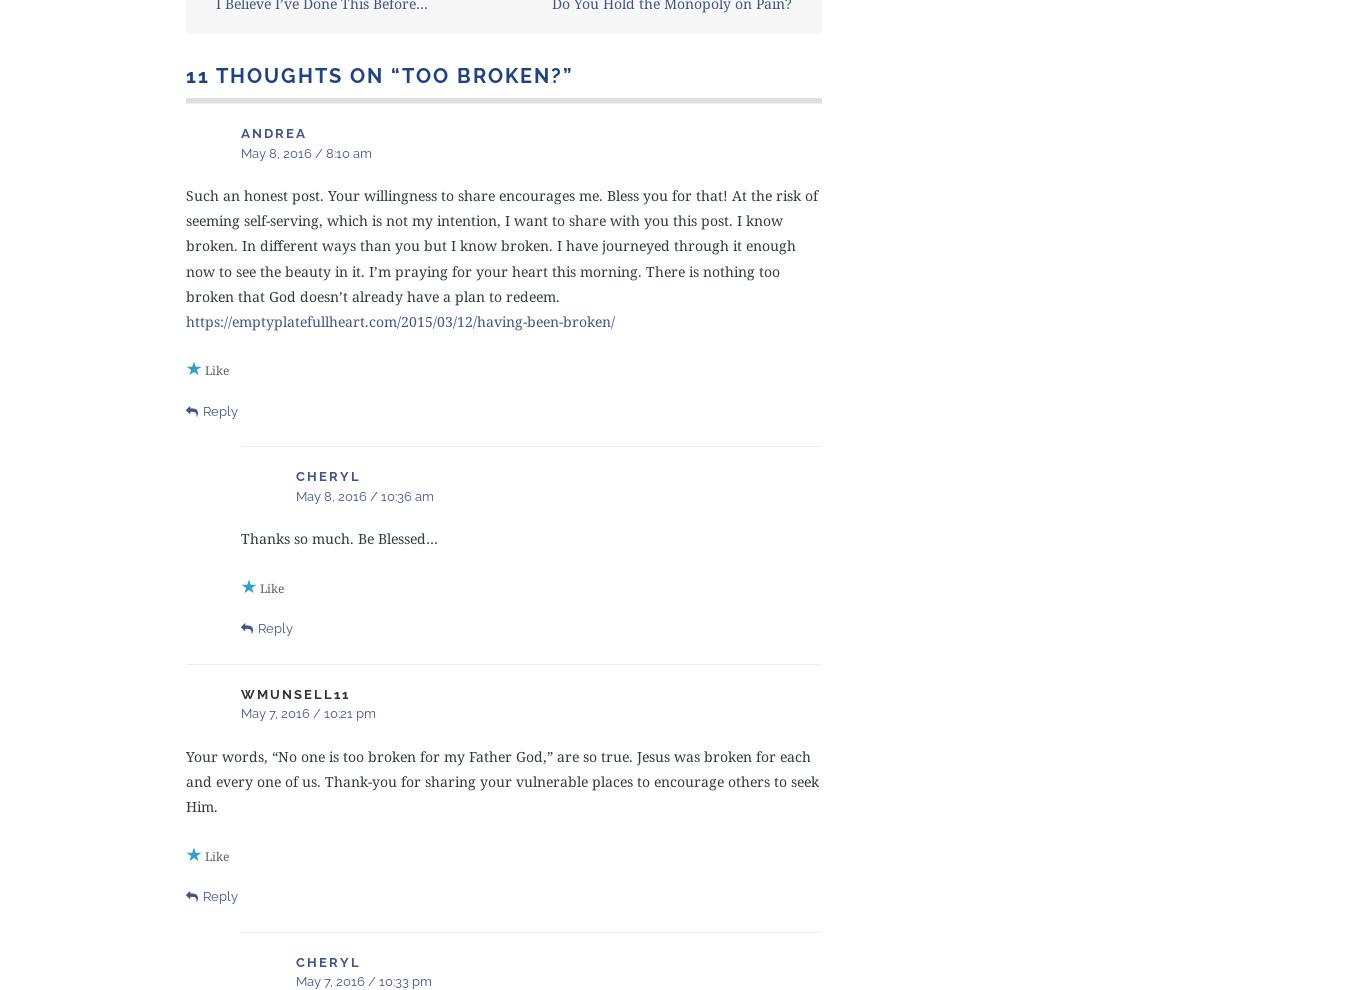 Image resolution: width=1366 pixels, height=990 pixels. Describe the element at coordinates (308, 712) in the screenshot. I see `'May 7, 2016 / 10:21 pm'` at that location.